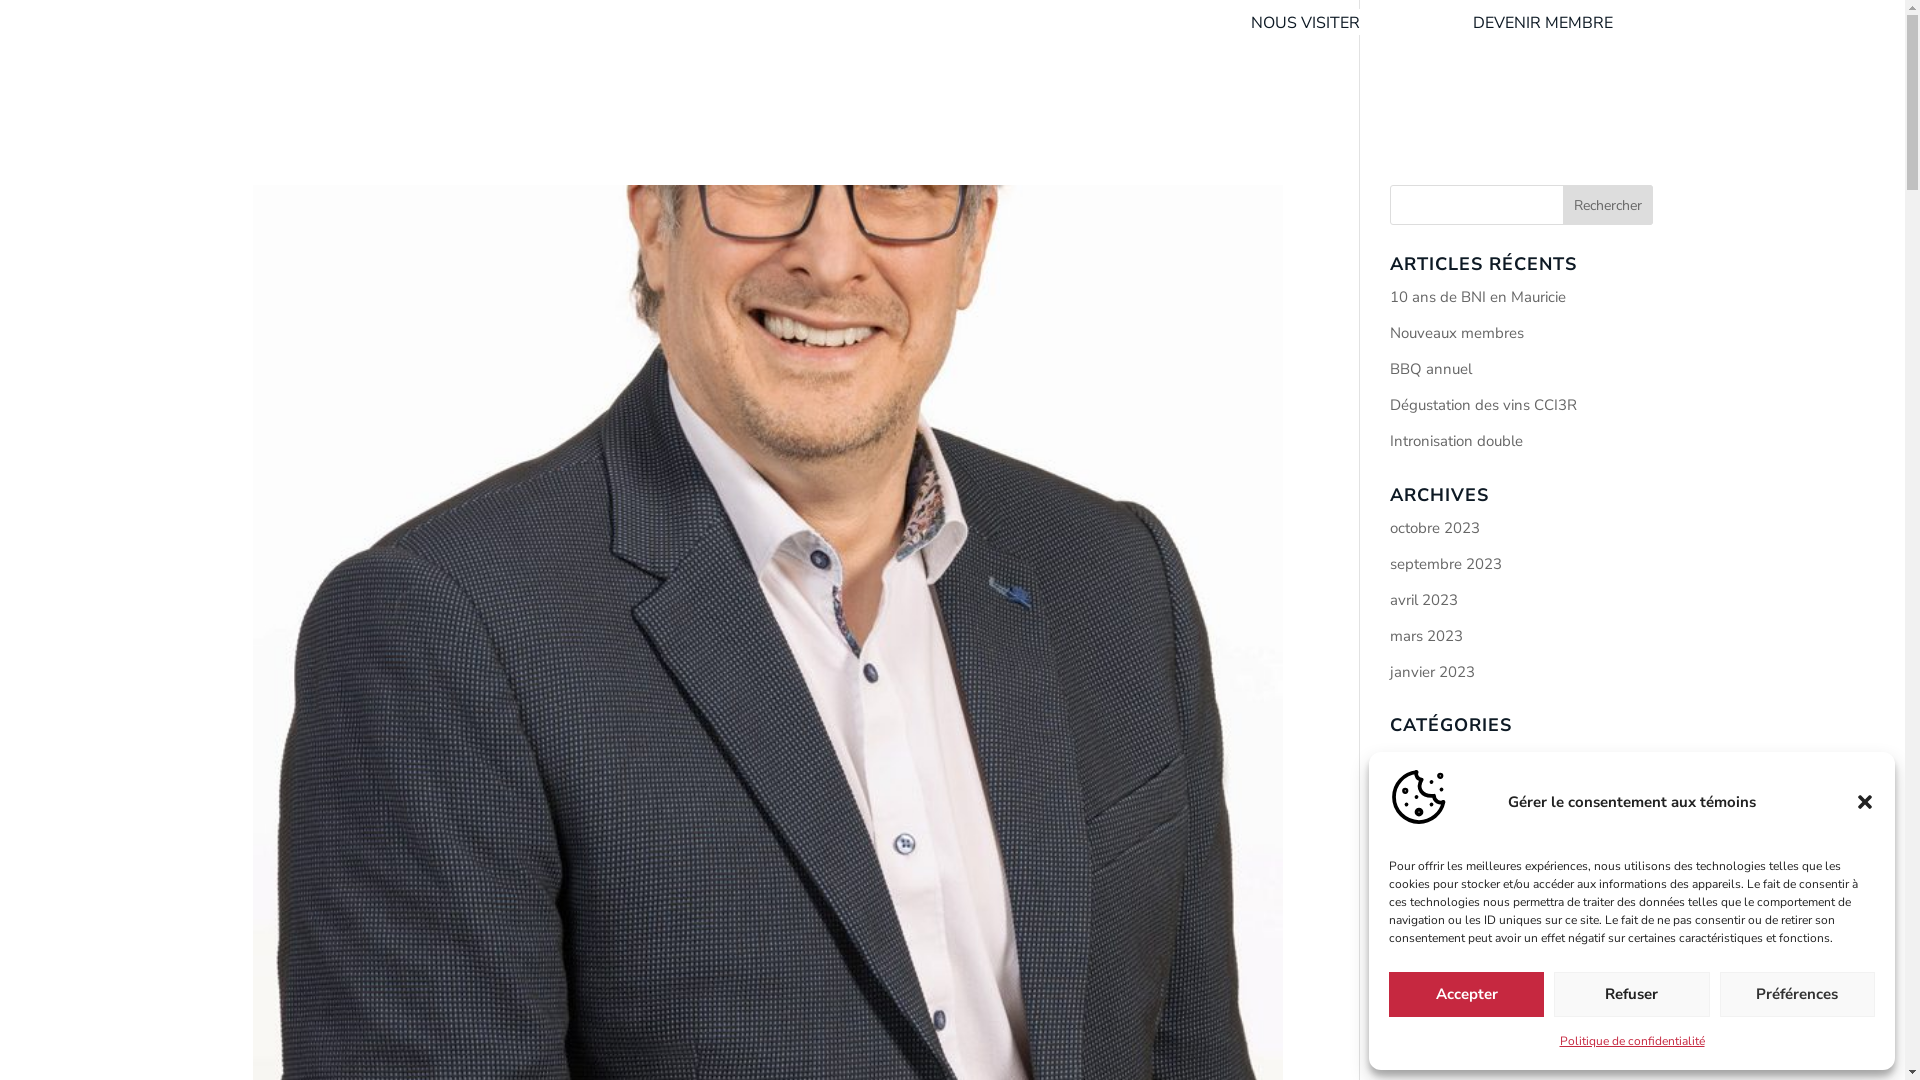  Describe the element at coordinates (1456, 439) in the screenshot. I see `'Intronisation double'` at that location.